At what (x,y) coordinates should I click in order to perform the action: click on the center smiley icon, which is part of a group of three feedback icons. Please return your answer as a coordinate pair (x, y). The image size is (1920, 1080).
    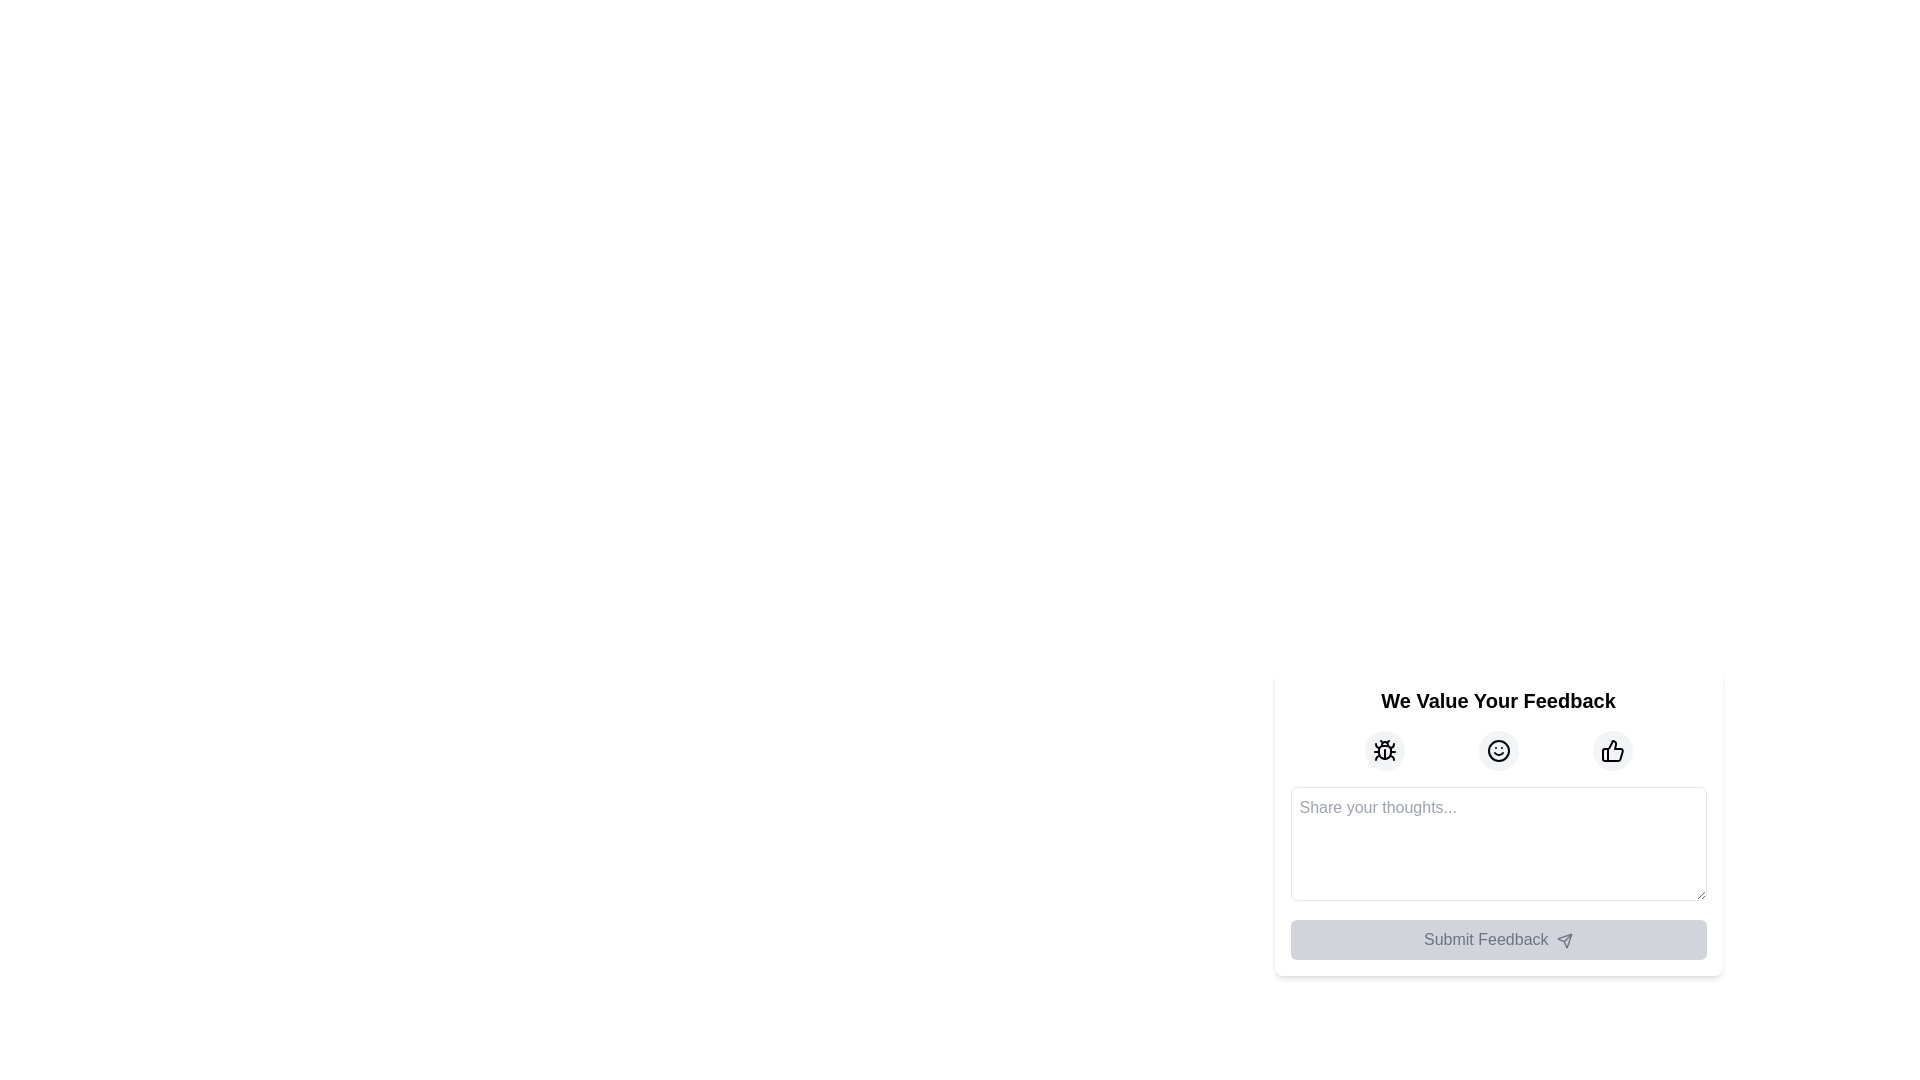
    Looking at the image, I should click on (1498, 751).